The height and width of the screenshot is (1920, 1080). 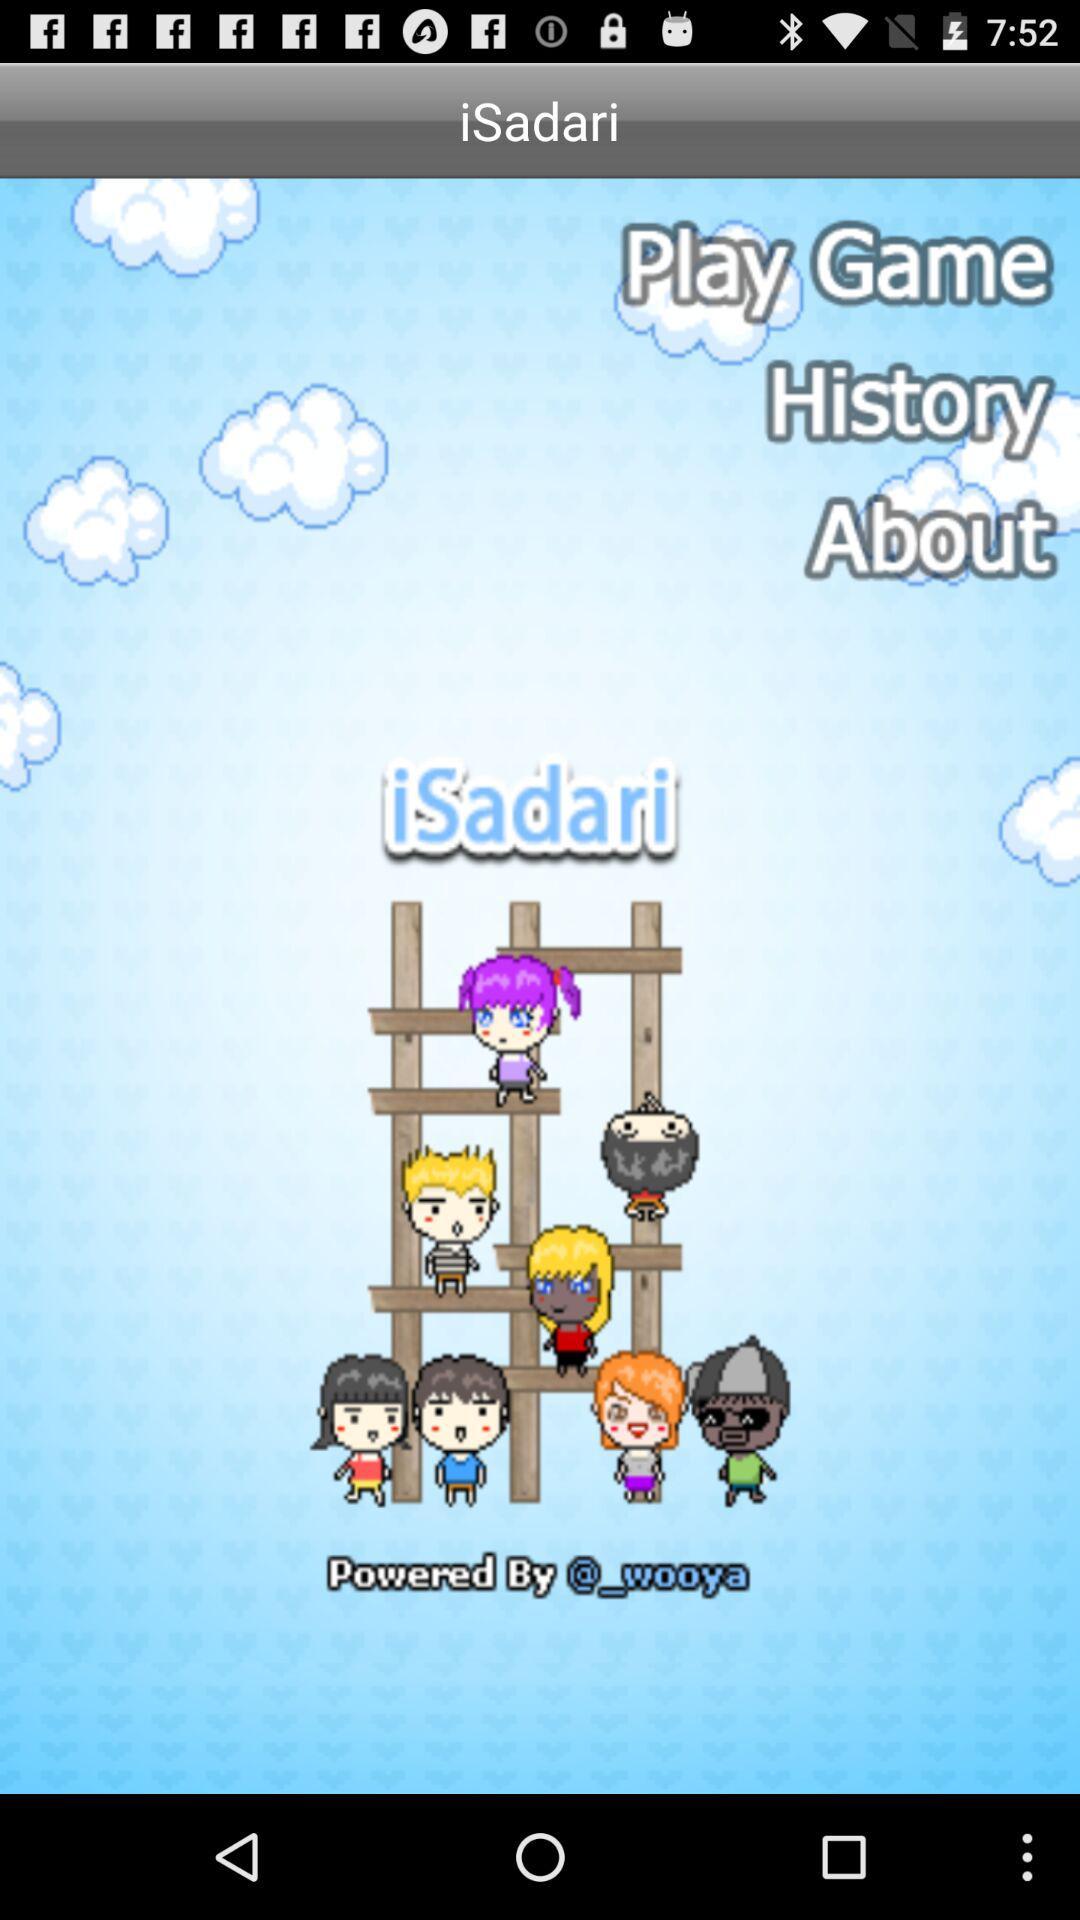 I want to click on open history, so click(x=833, y=402).